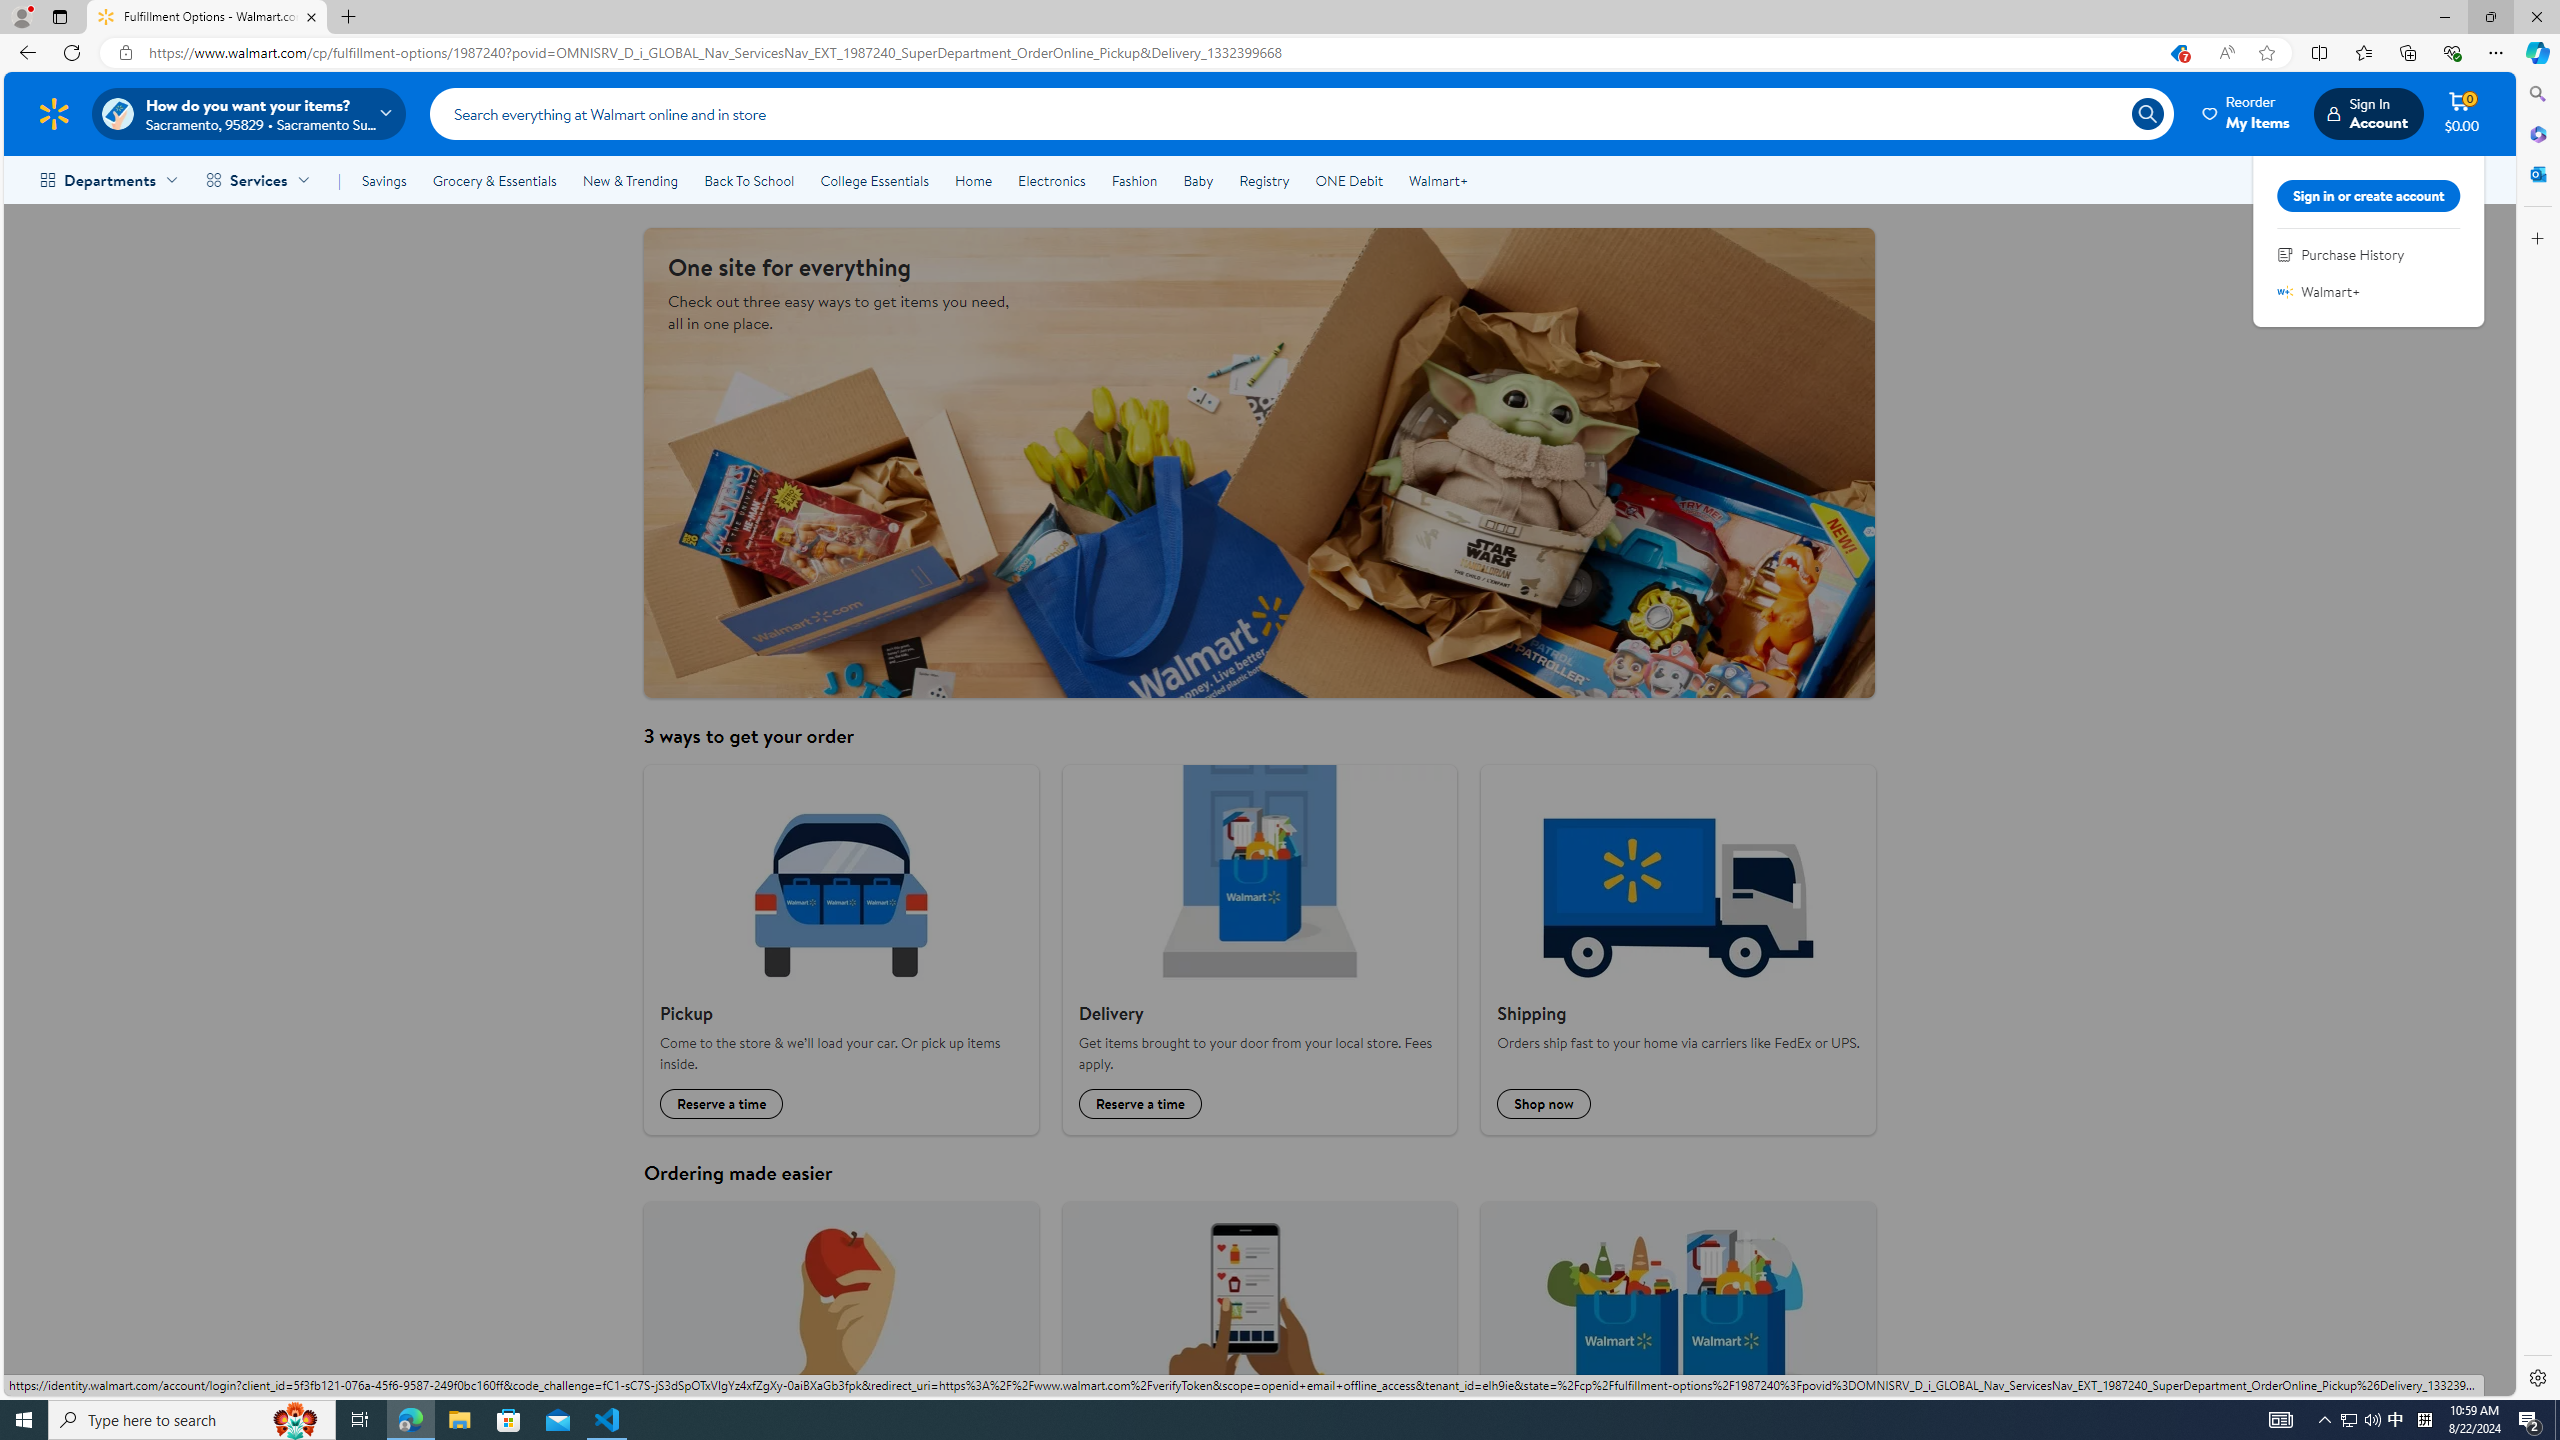 This screenshot has height=1440, width=2560. What do you see at coordinates (2246, 112) in the screenshot?
I see `'ReorderMy Items'` at bounding box center [2246, 112].